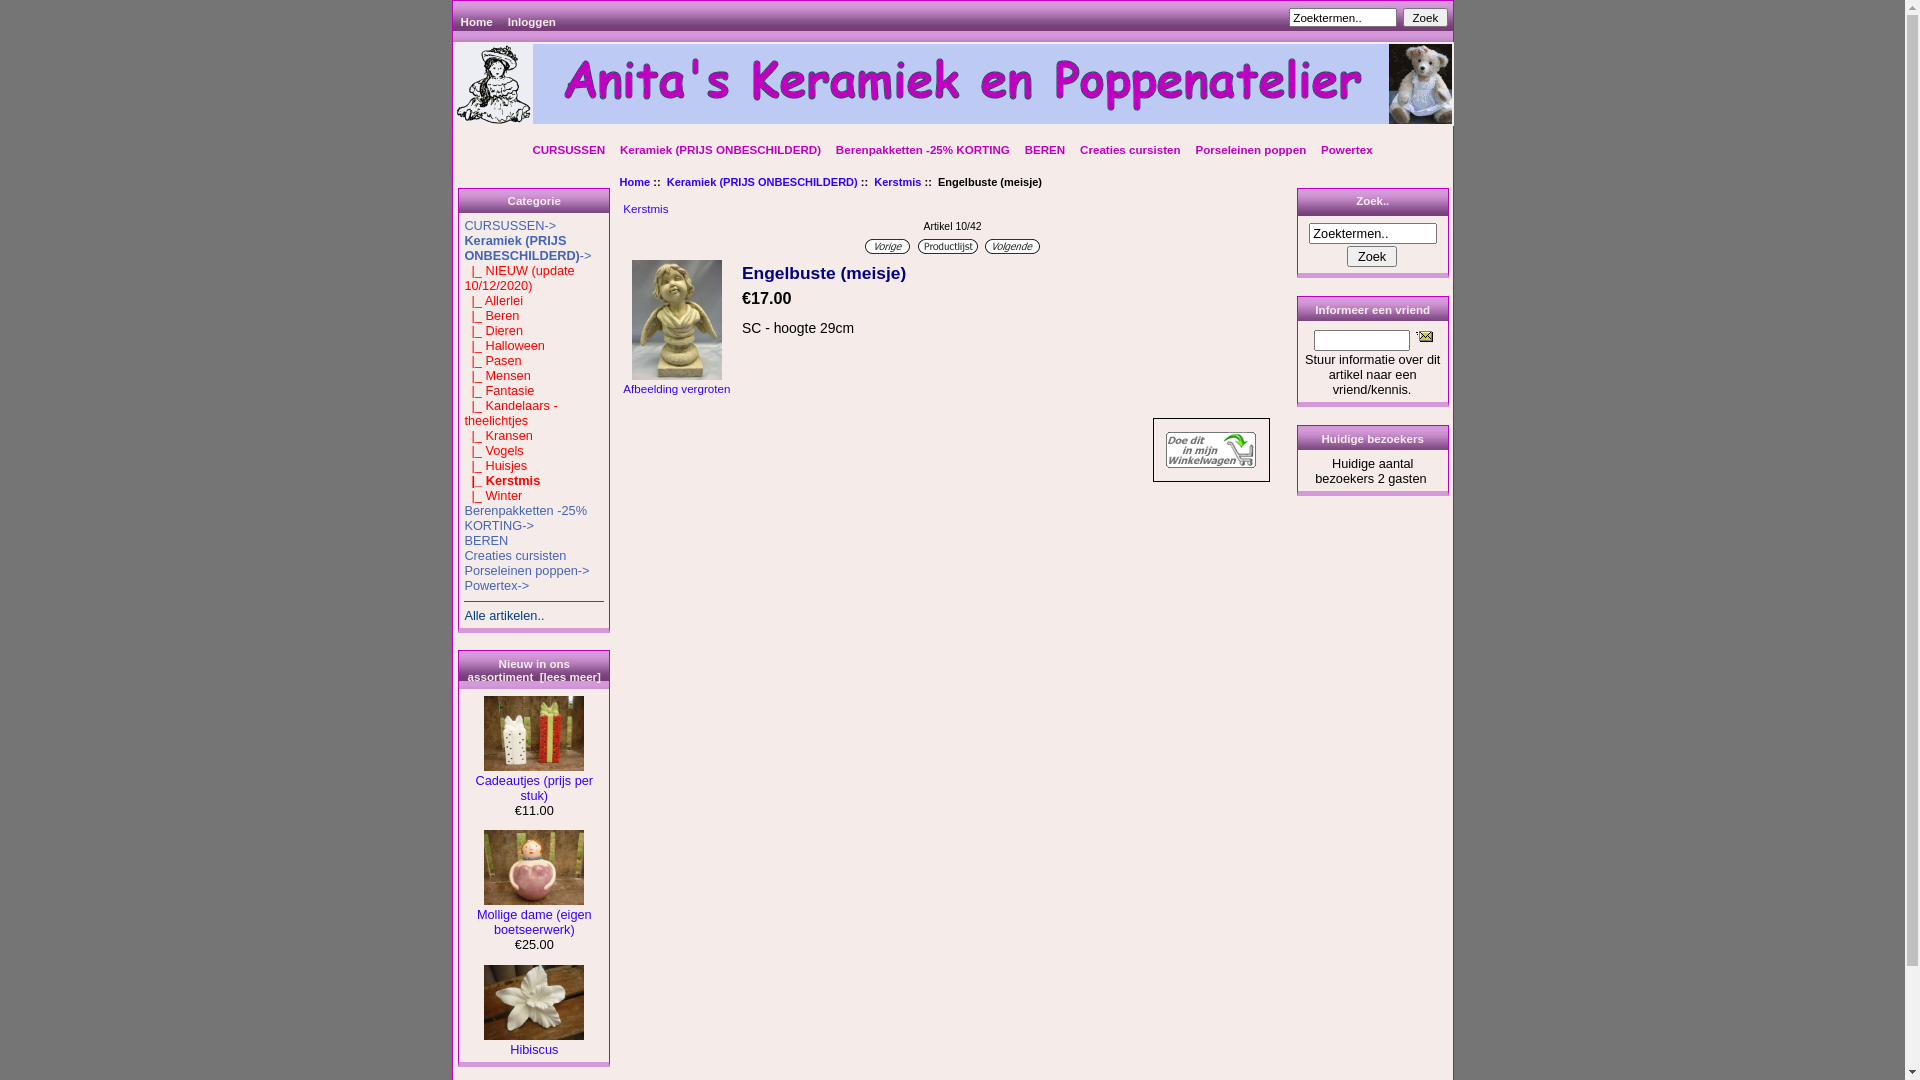 The height and width of the screenshot is (1080, 1920). What do you see at coordinates (634, 181) in the screenshot?
I see `'Home'` at bounding box center [634, 181].